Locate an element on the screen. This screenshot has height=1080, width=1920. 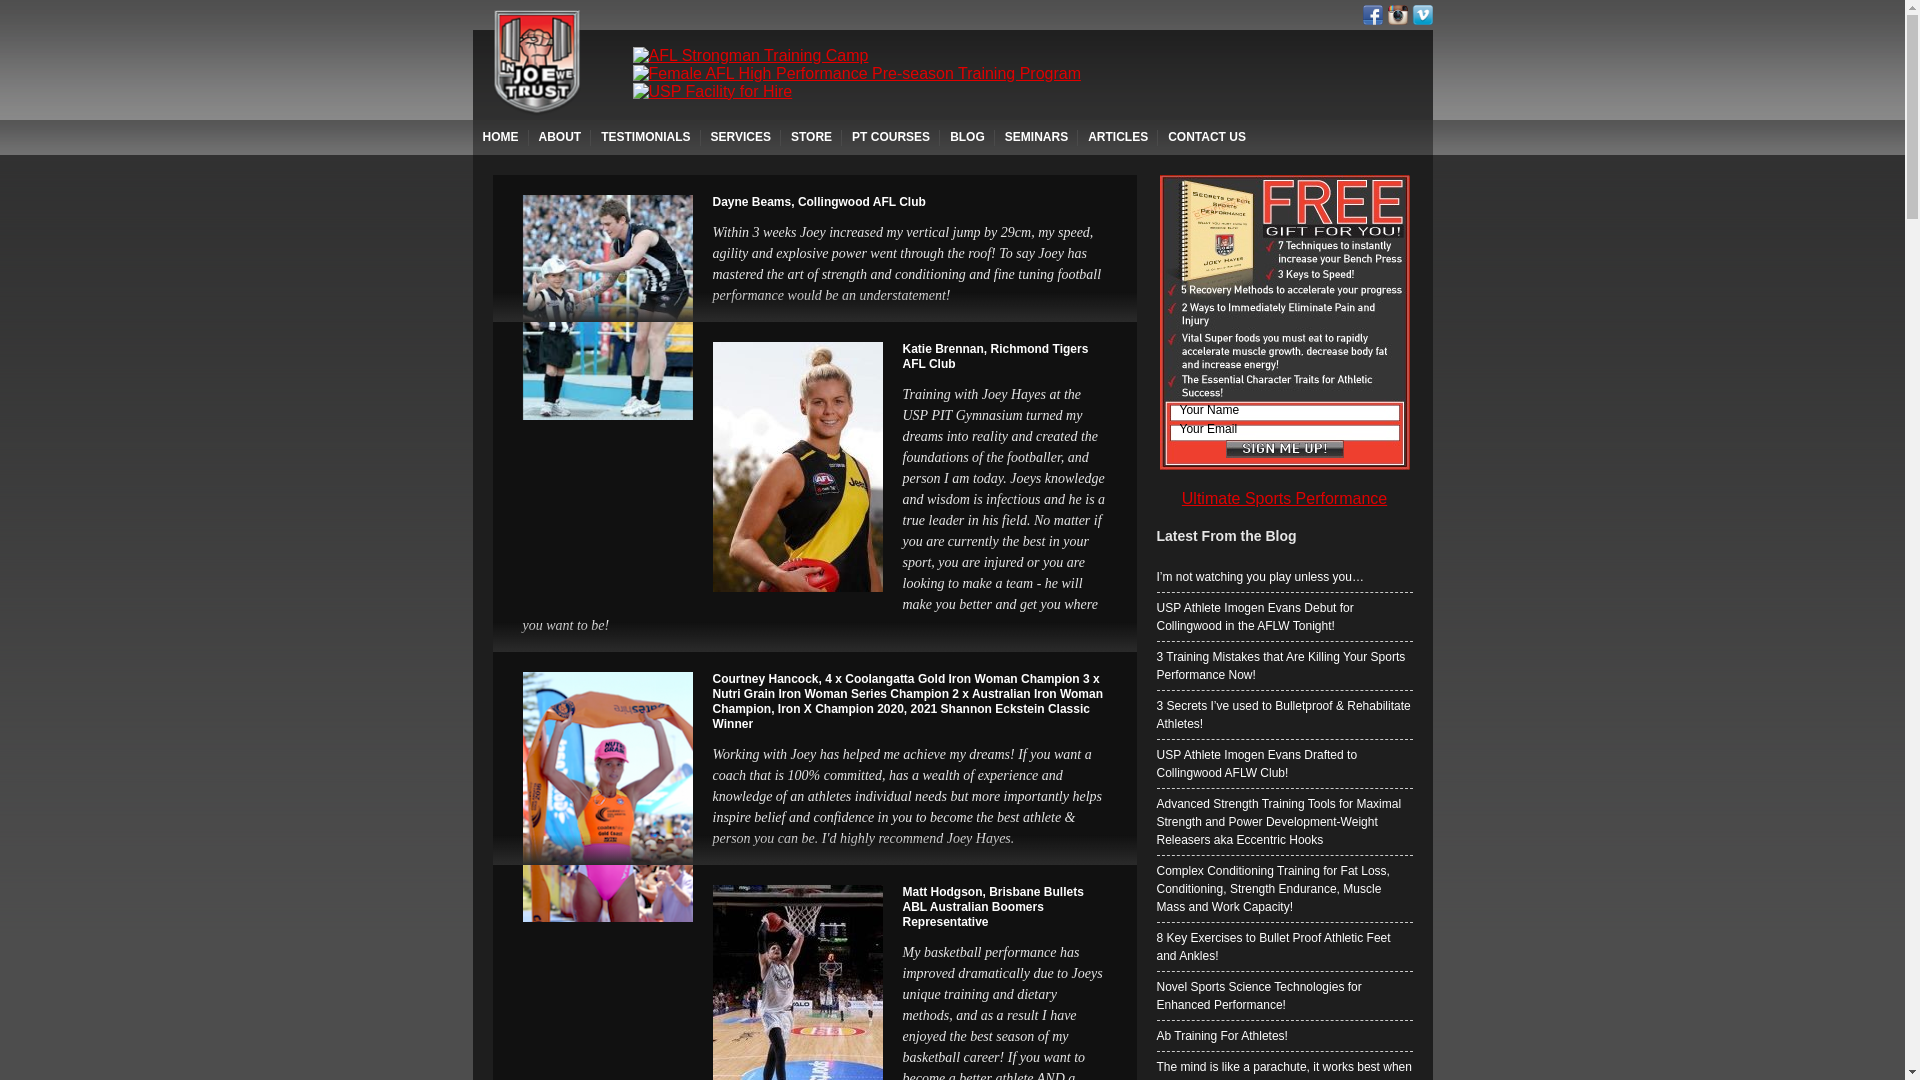
'CONTACT US' is located at coordinates (1157, 136).